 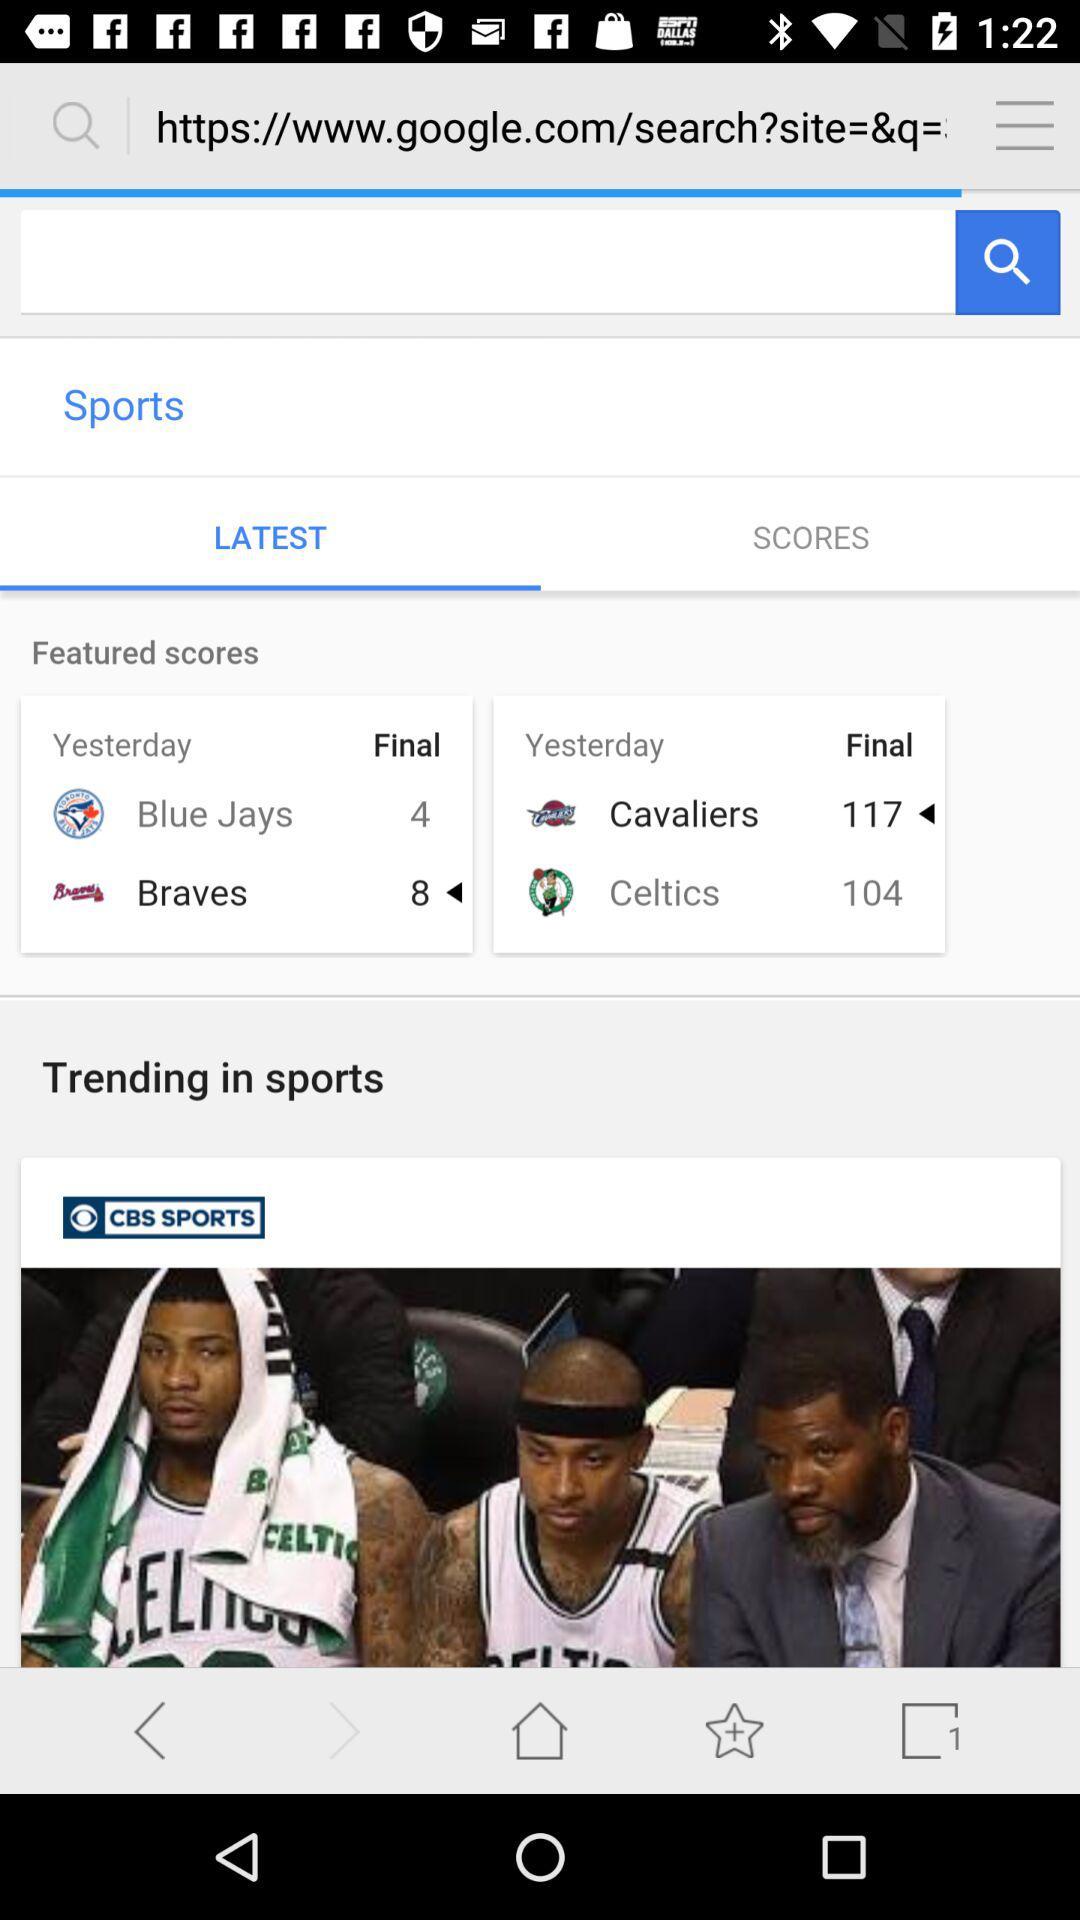 I want to click on menu page, so click(x=1024, y=124).